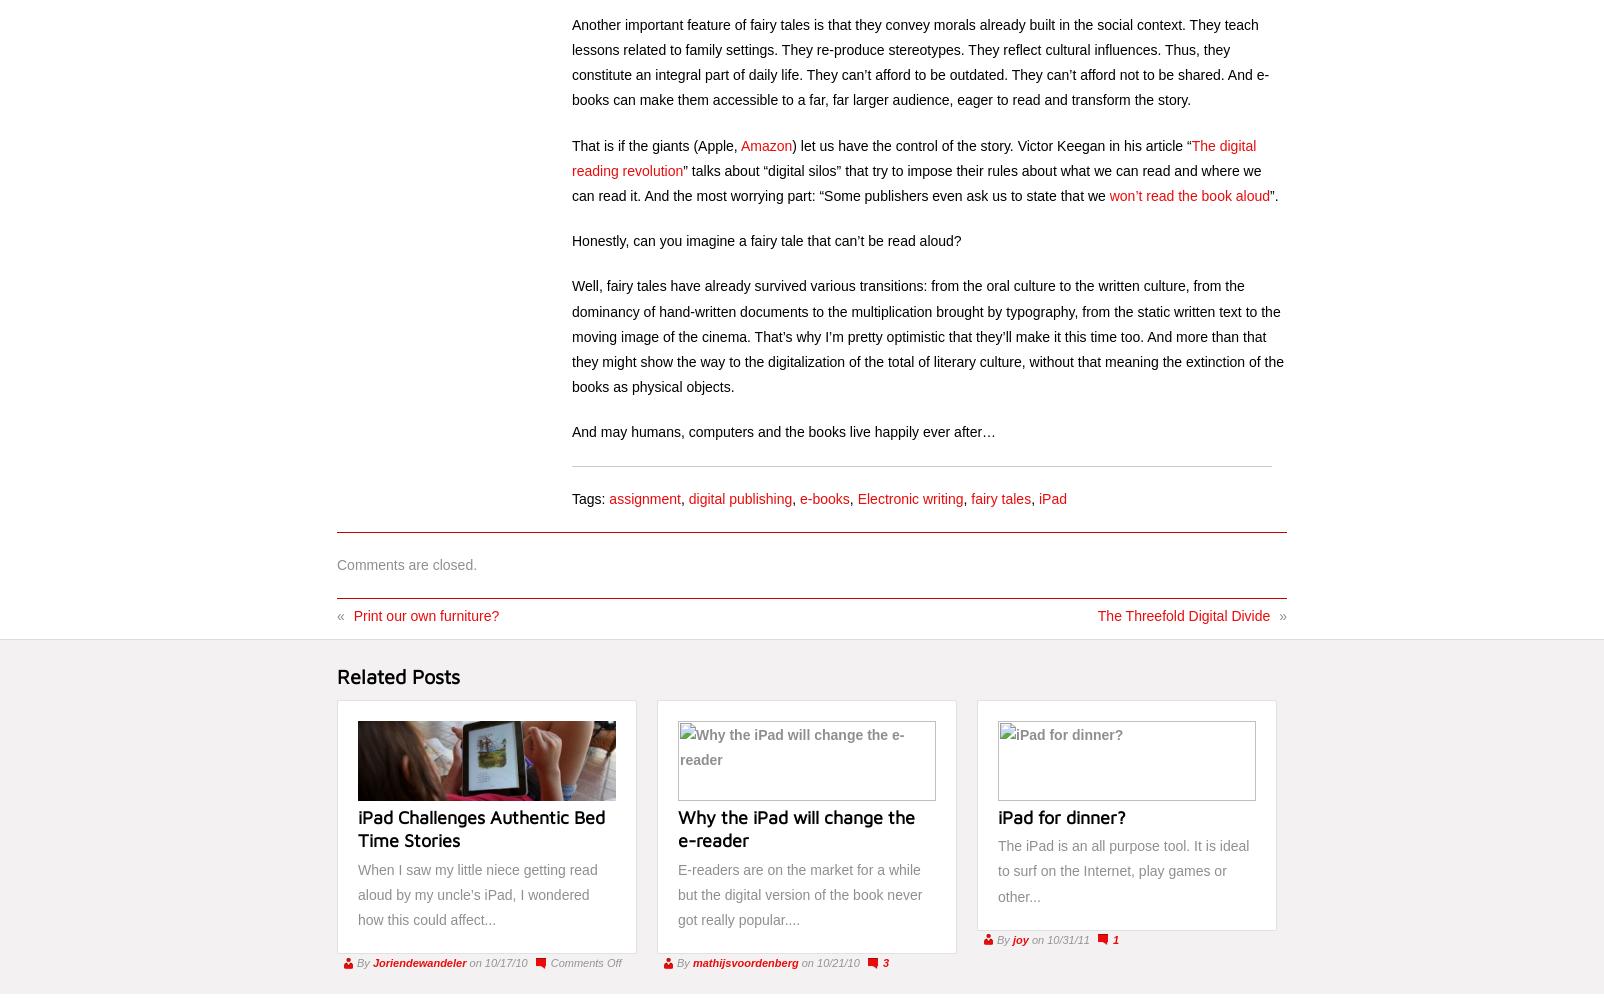 Image resolution: width=1604 pixels, height=1007 pixels. I want to click on 'on 10/17/10', so click(498, 961).